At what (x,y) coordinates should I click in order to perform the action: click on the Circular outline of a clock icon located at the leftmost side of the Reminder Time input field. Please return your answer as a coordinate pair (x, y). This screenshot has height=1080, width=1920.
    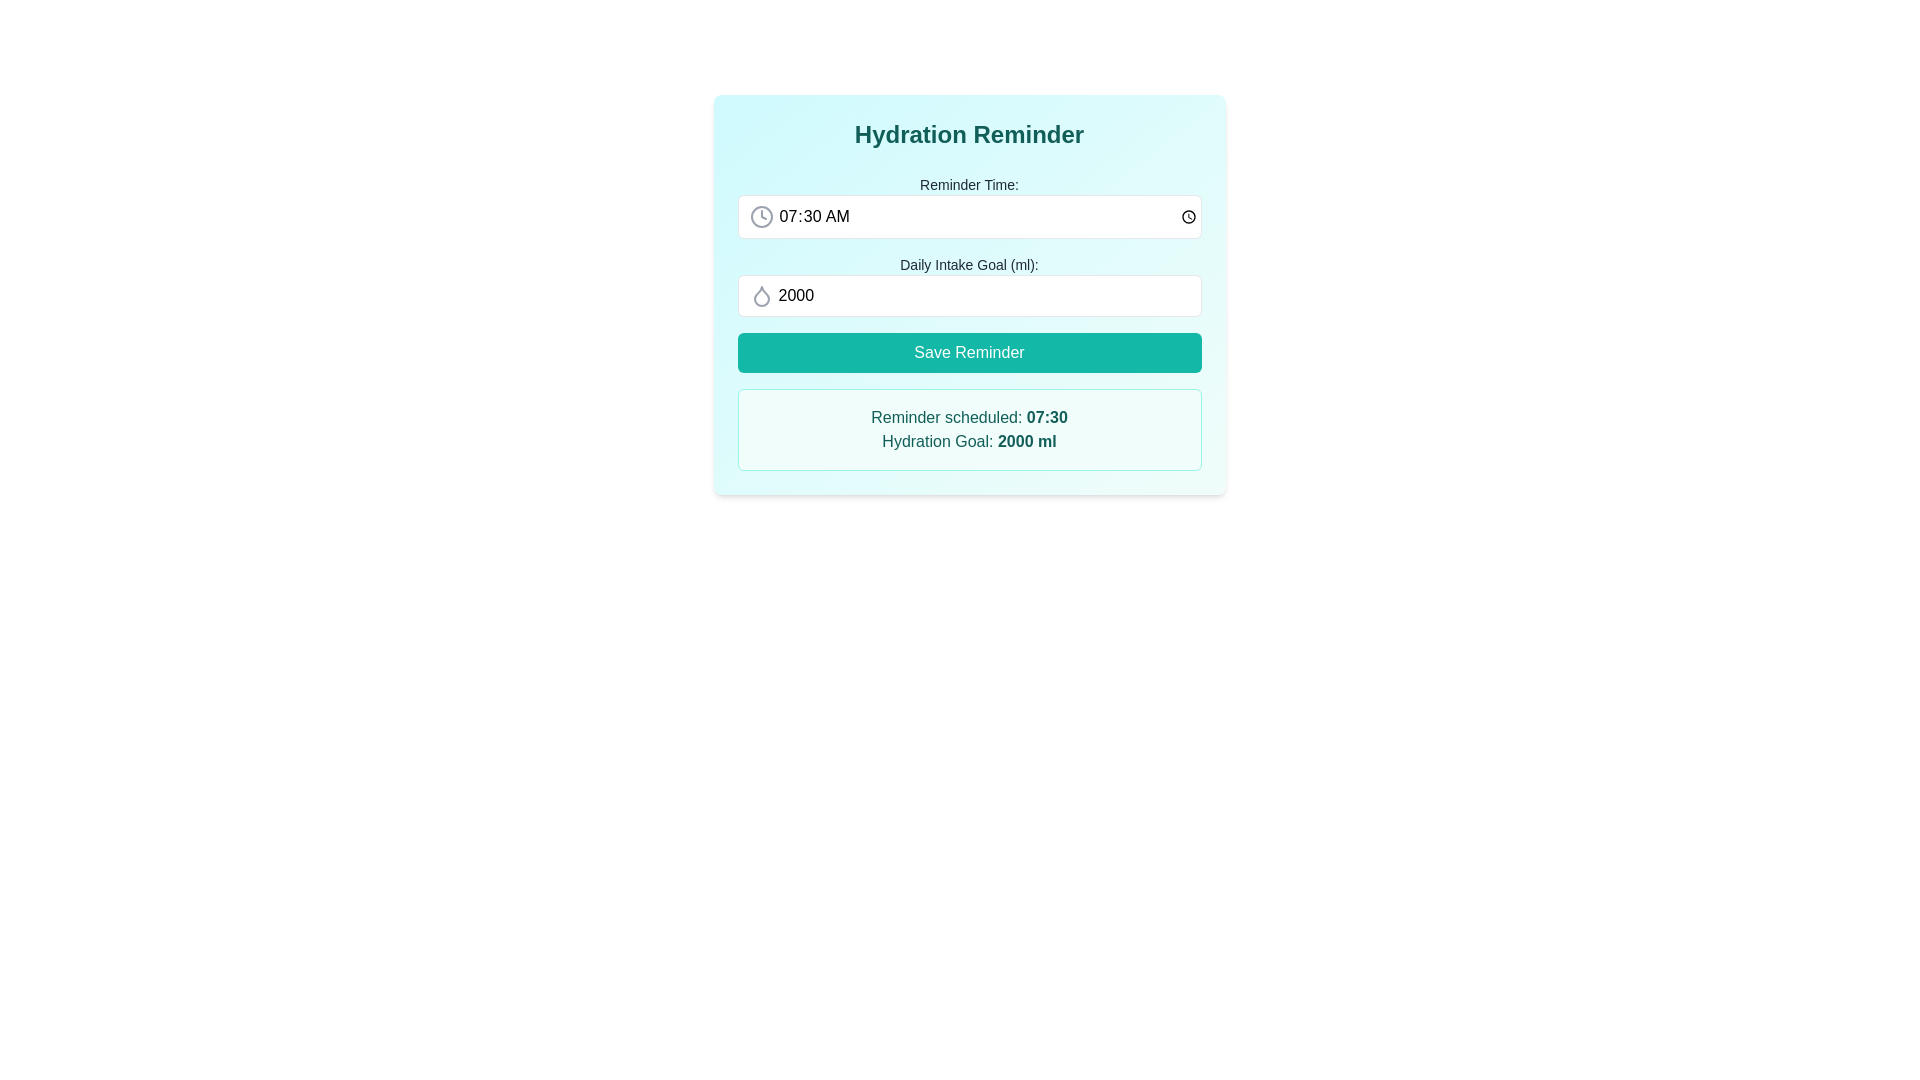
    Looking at the image, I should click on (760, 216).